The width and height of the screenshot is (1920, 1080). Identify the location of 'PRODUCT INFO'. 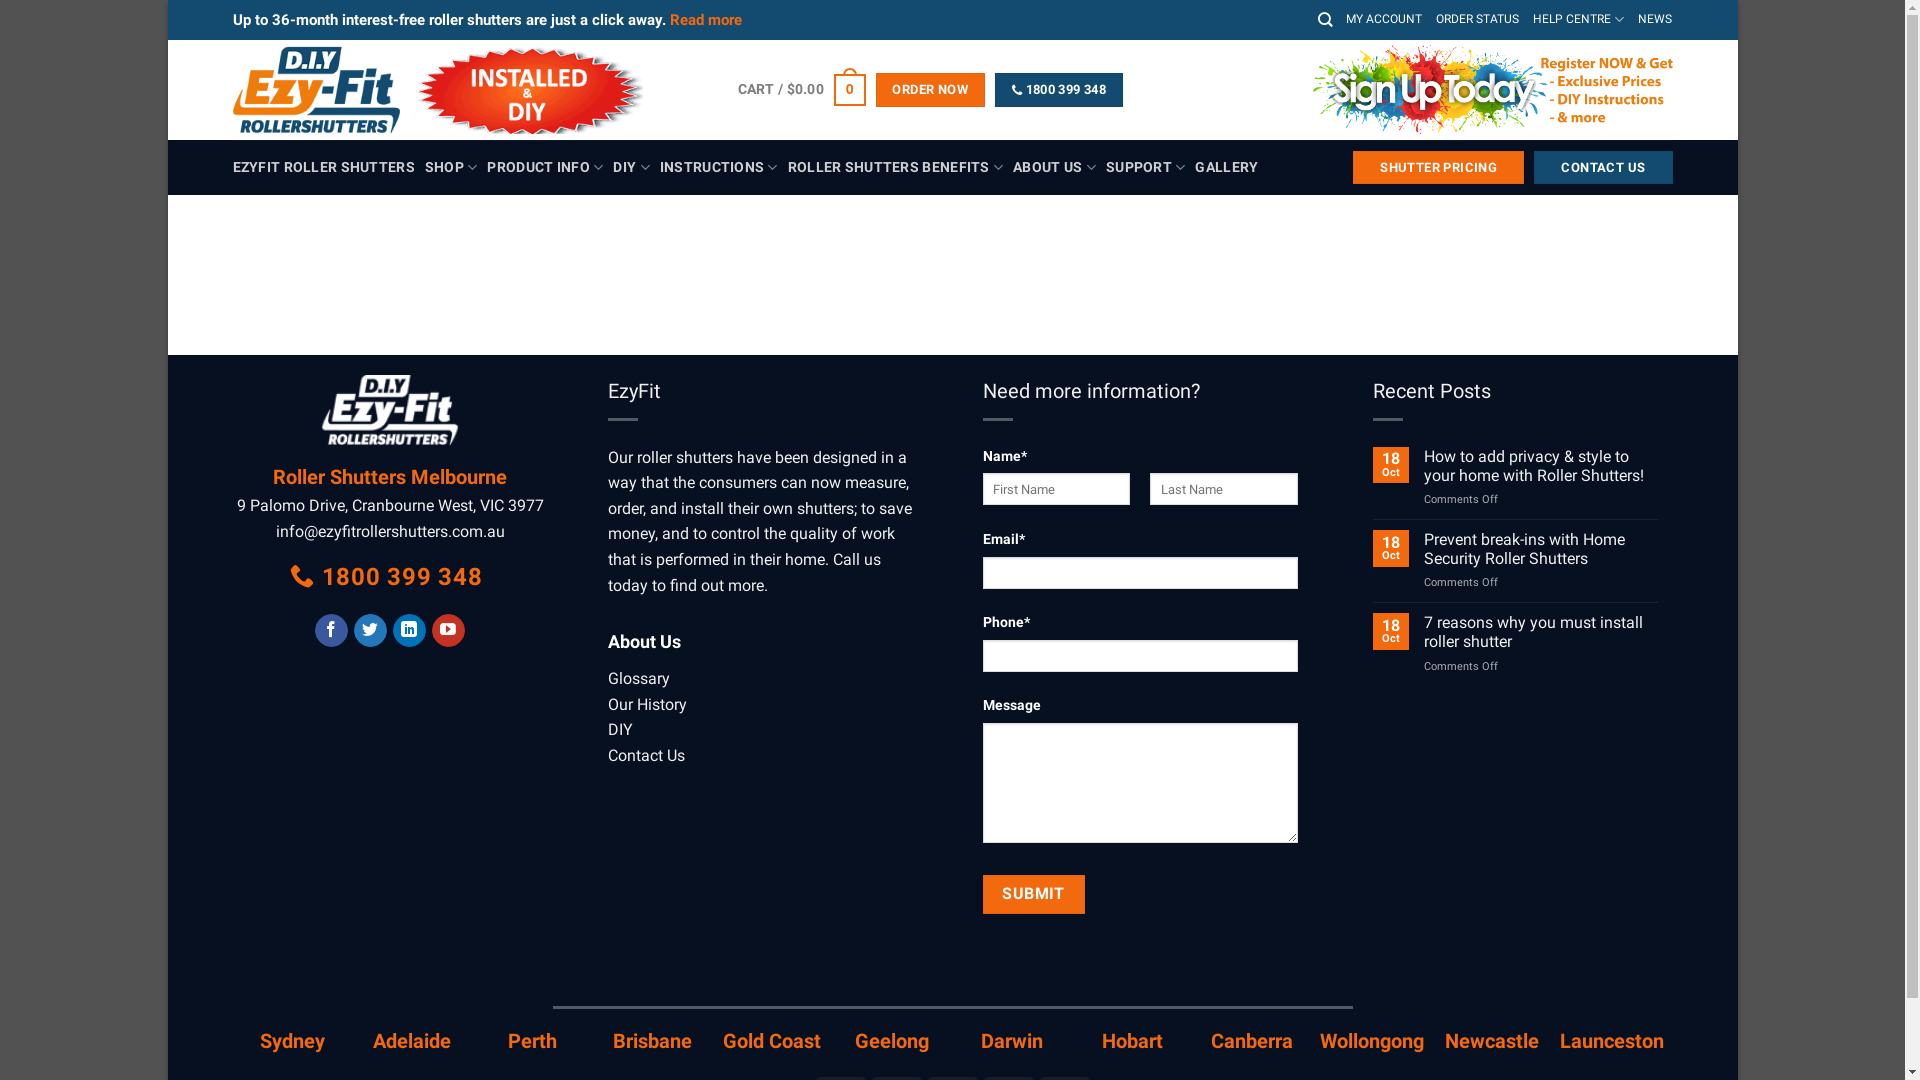
(545, 166).